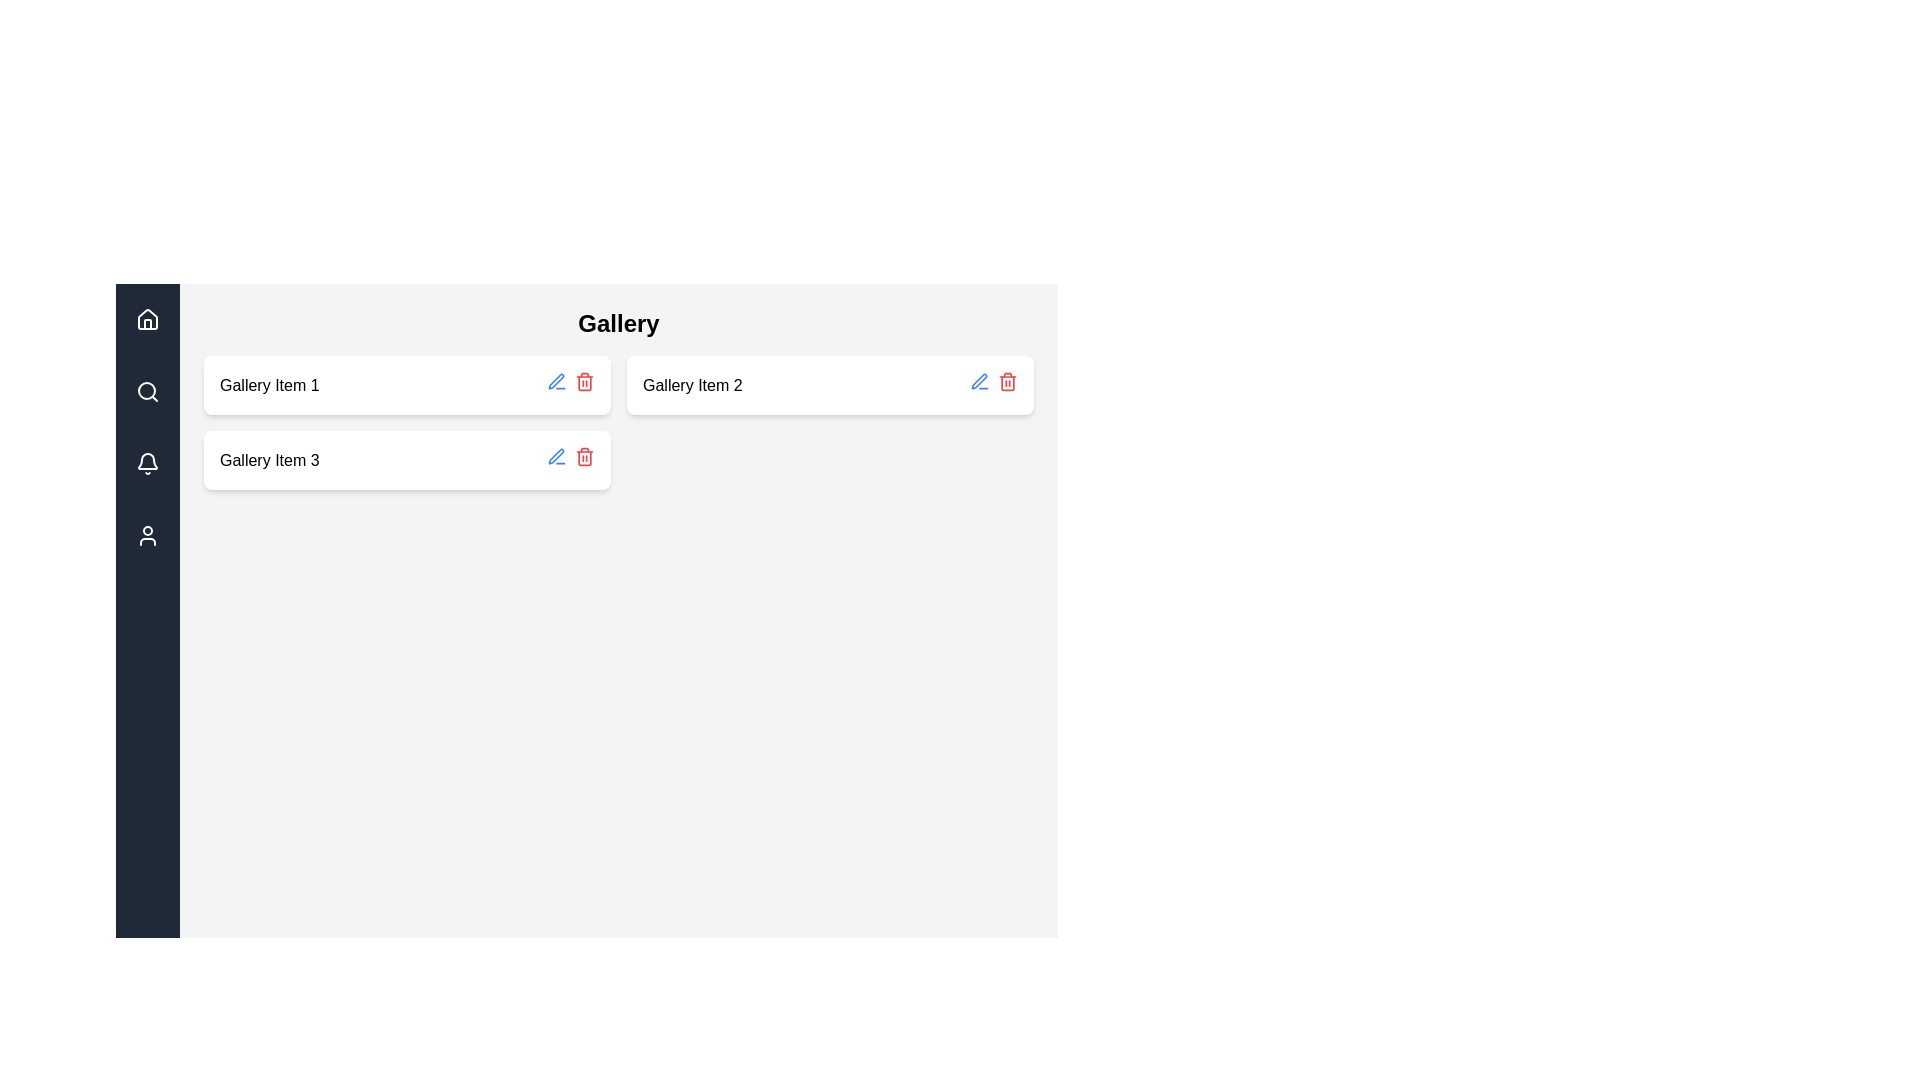 This screenshot has width=1920, height=1080. I want to click on the bell icon in the vertical menu of the application's left sidebar, so click(147, 463).